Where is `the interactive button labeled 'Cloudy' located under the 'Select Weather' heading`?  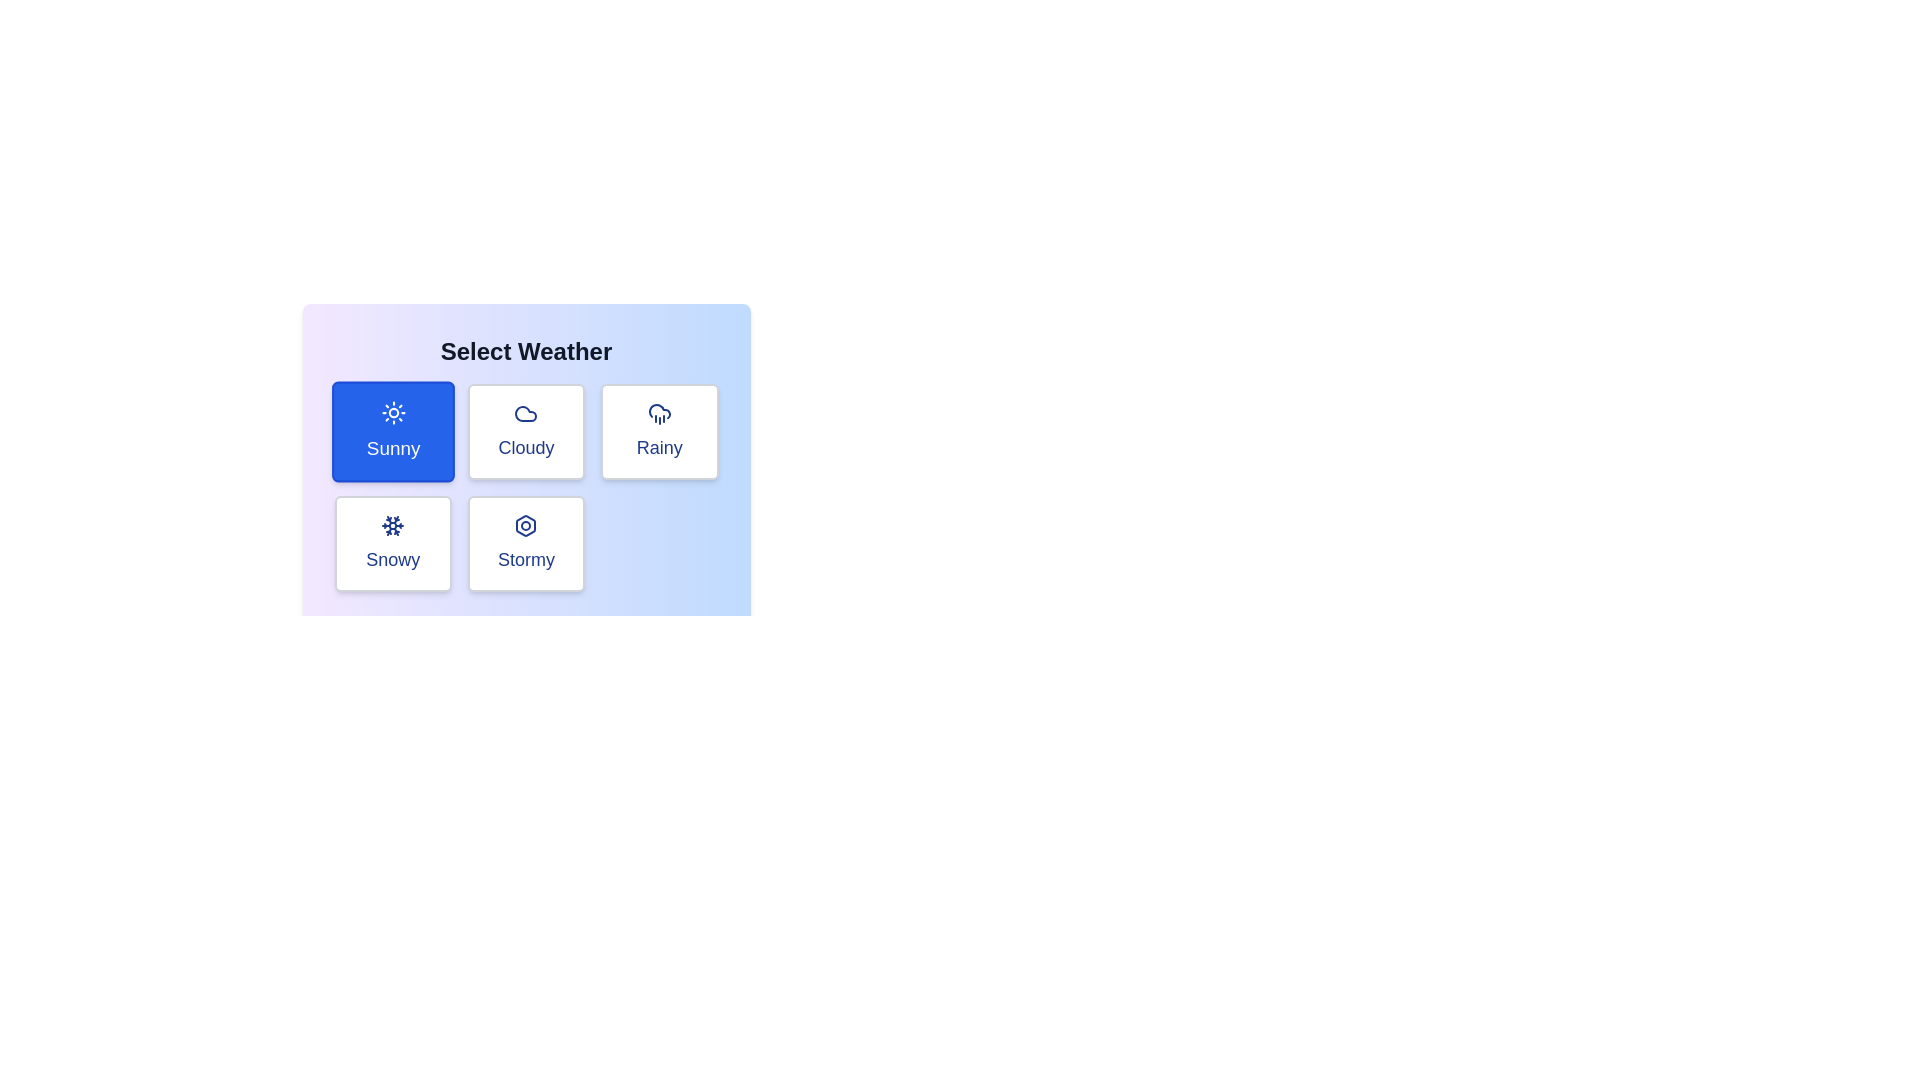 the interactive button labeled 'Cloudy' located under the 'Select Weather' heading is located at coordinates (526, 431).